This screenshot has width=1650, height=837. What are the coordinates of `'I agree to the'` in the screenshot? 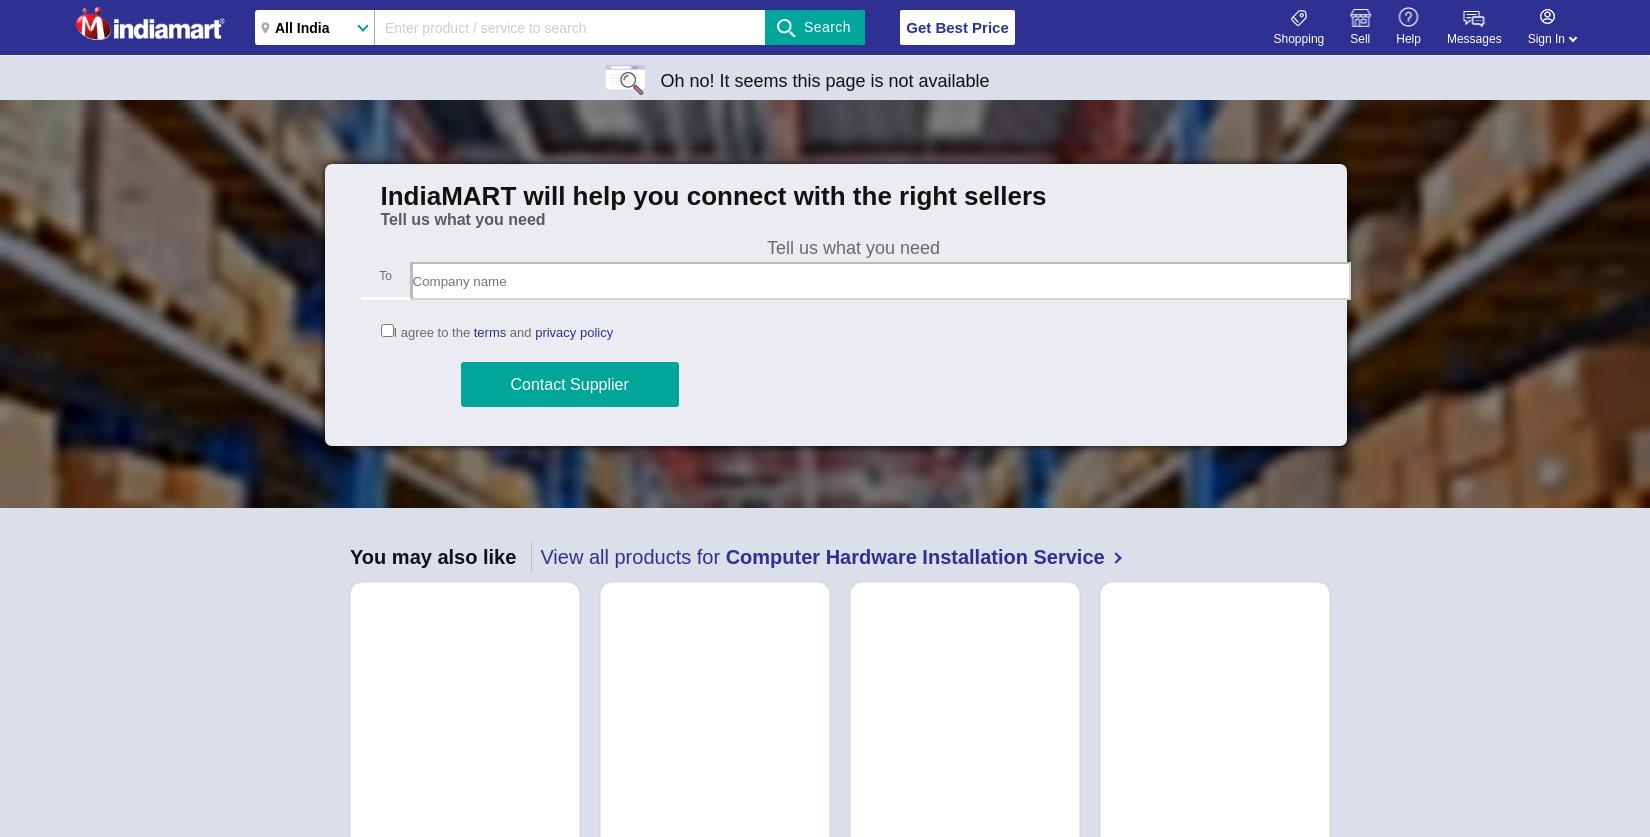 It's located at (431, 332).